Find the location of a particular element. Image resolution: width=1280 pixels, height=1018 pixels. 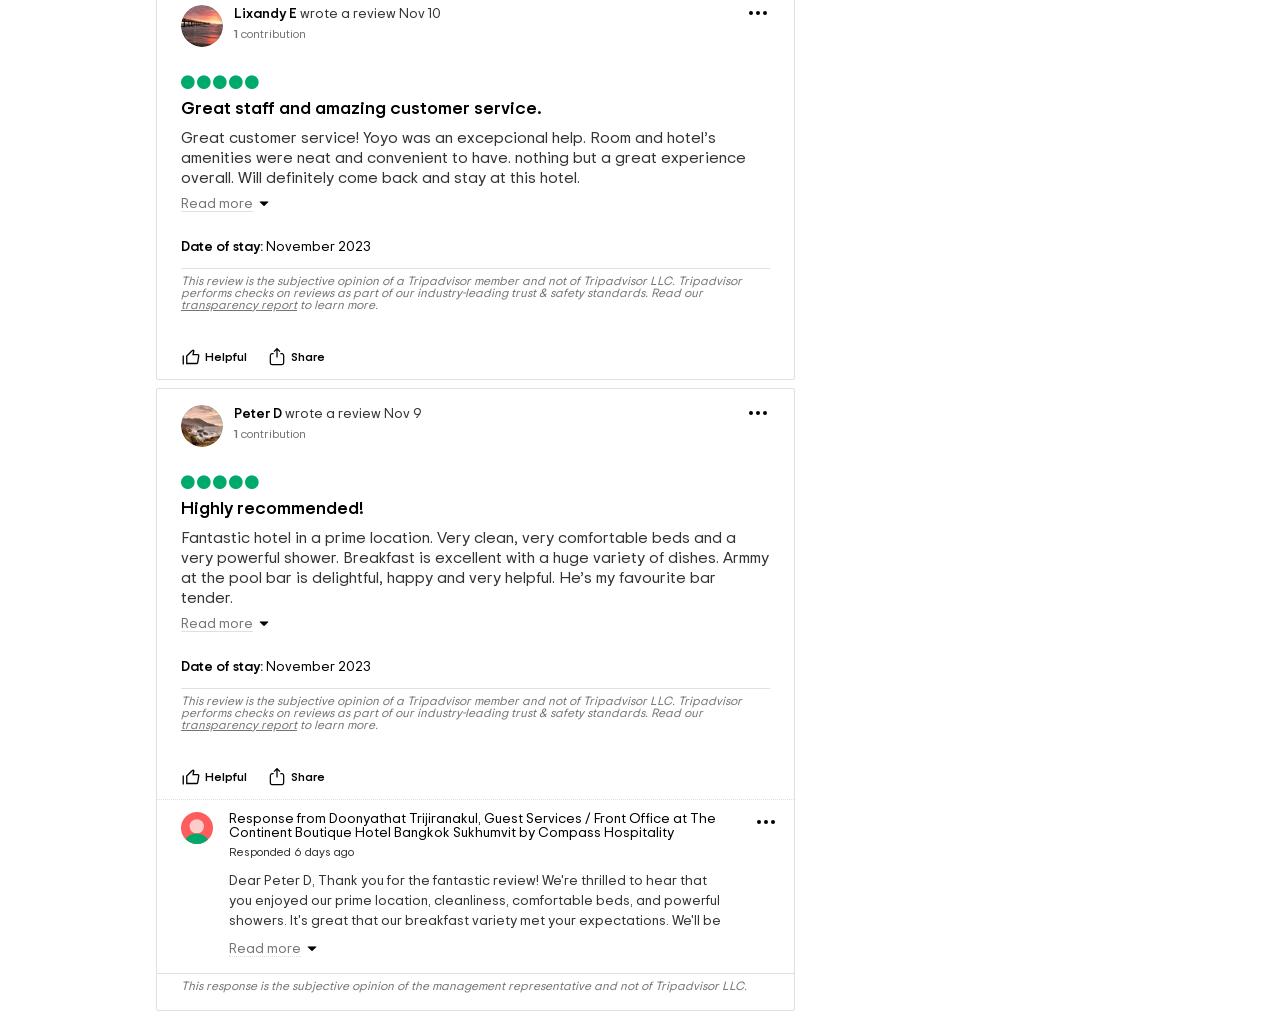

'6 days ago' is located at coordinates (323, 906).